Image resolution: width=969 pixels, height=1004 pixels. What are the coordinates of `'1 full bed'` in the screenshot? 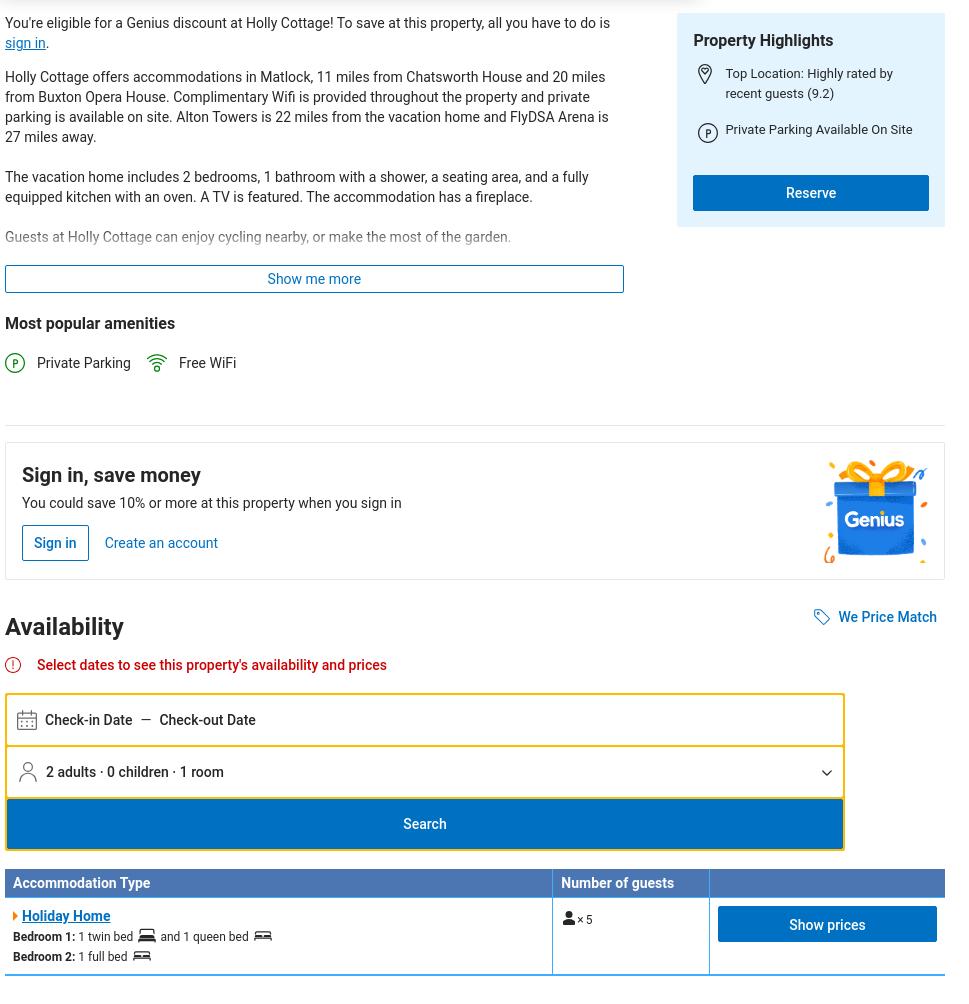 It's located at (102, 956).